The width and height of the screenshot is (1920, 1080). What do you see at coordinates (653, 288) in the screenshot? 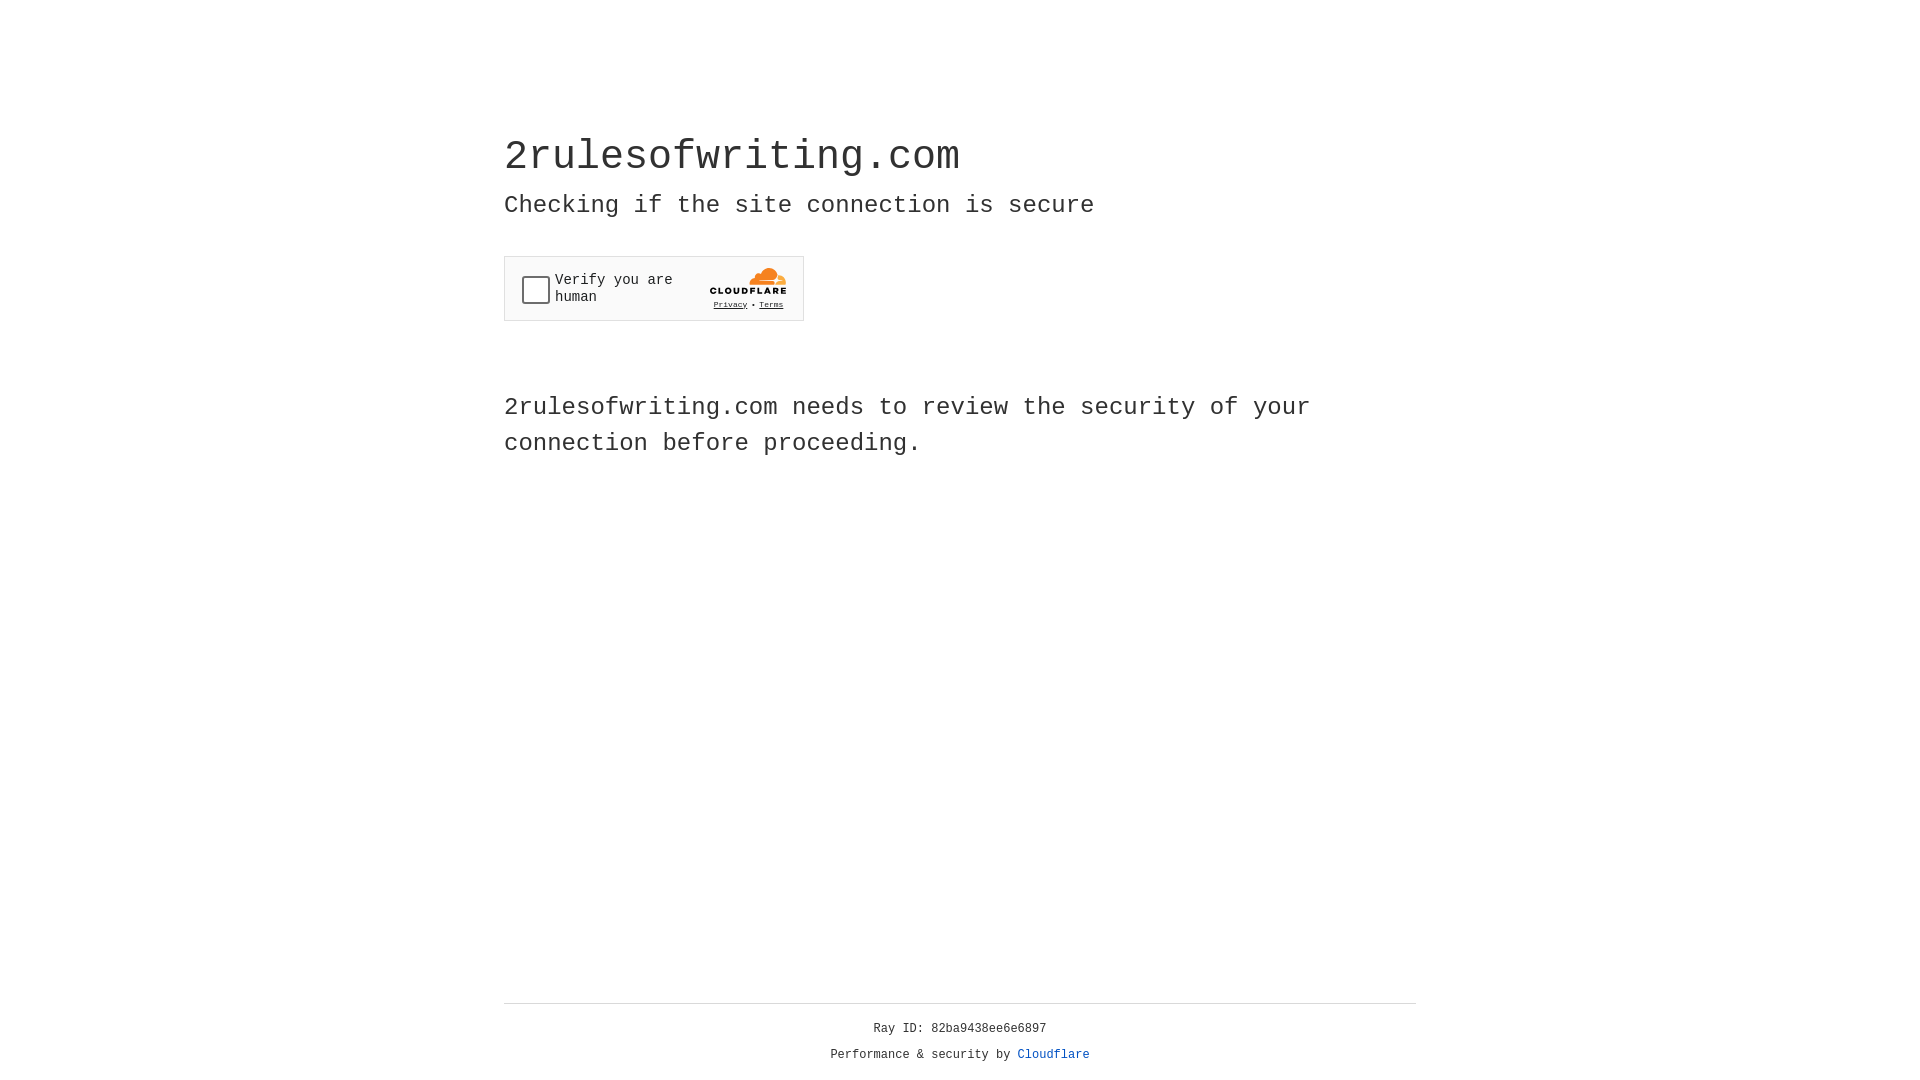
I see `'Widget containing a Cloudflare security challenge'` at bounding box center [653, 288].